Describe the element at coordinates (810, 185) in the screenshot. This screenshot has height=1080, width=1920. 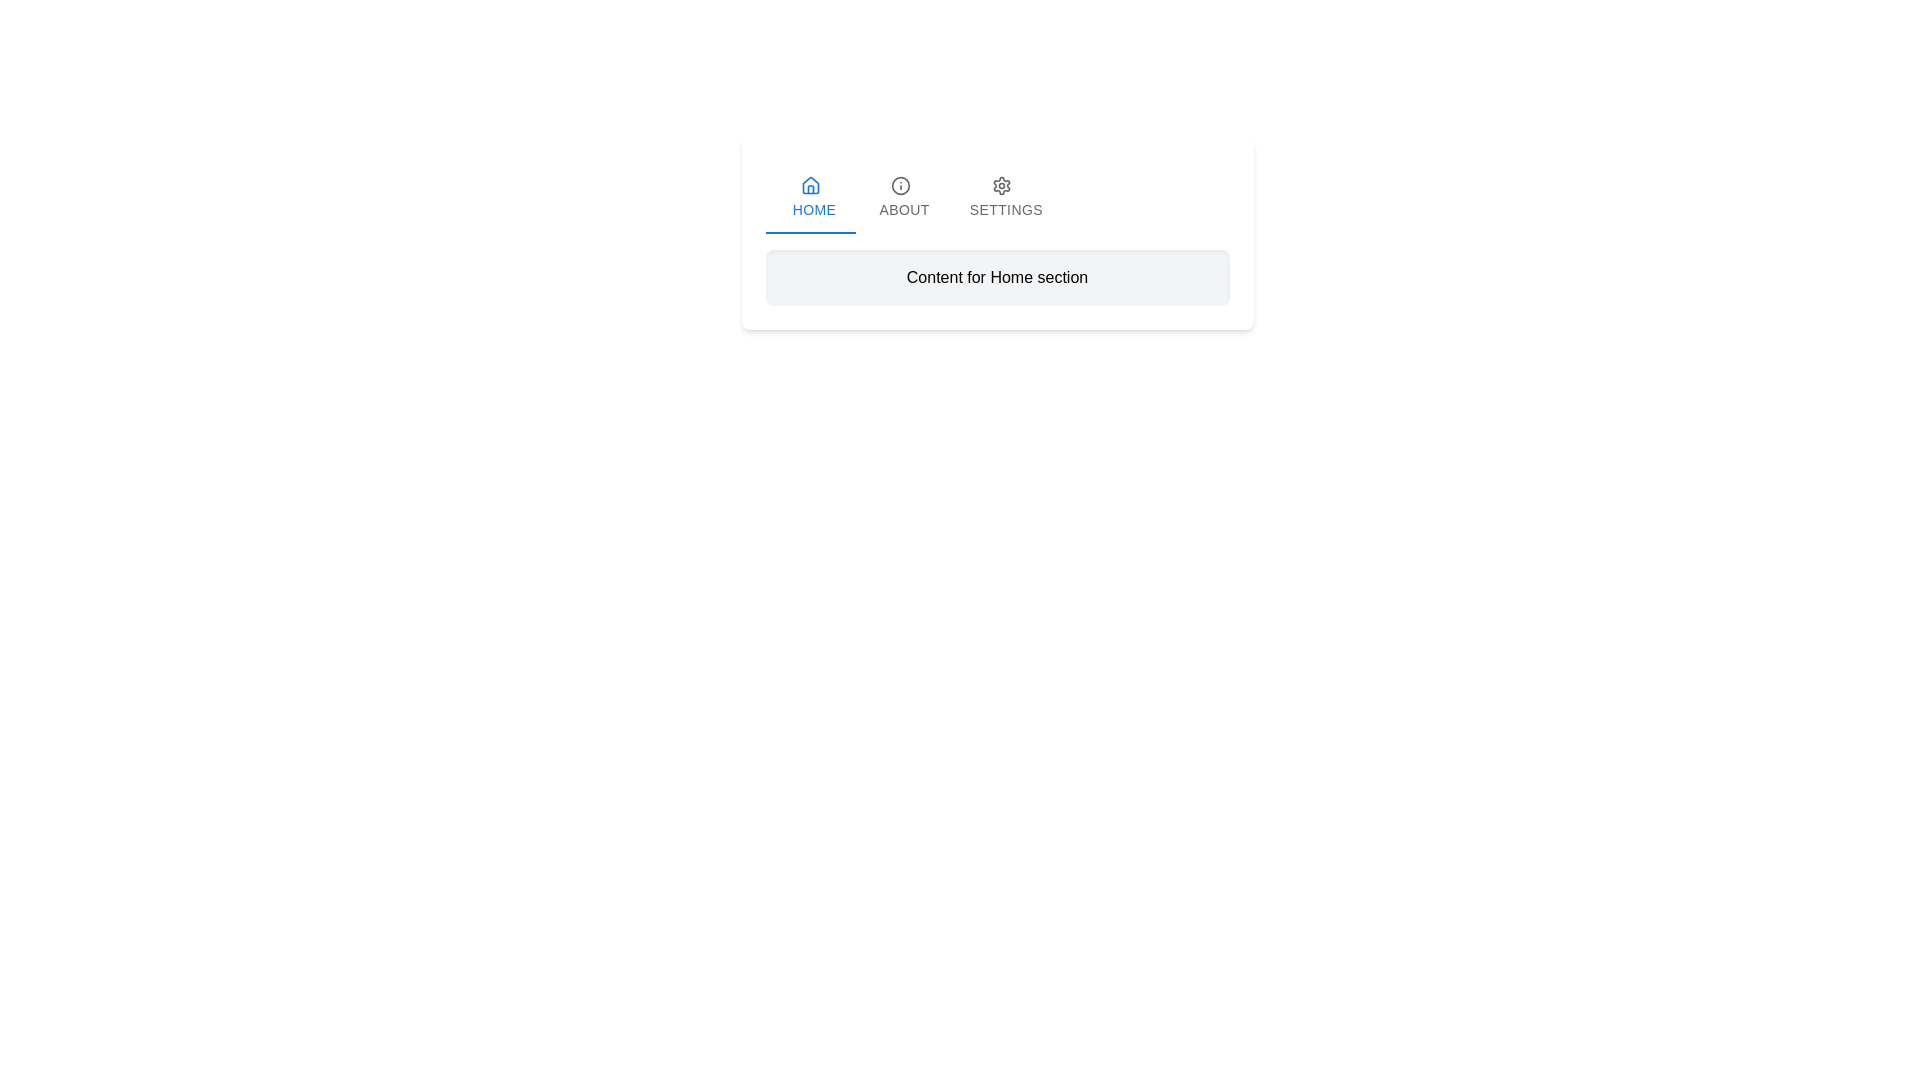
I see `the house icon in the tab bar under the 'HOME' label` at that location.